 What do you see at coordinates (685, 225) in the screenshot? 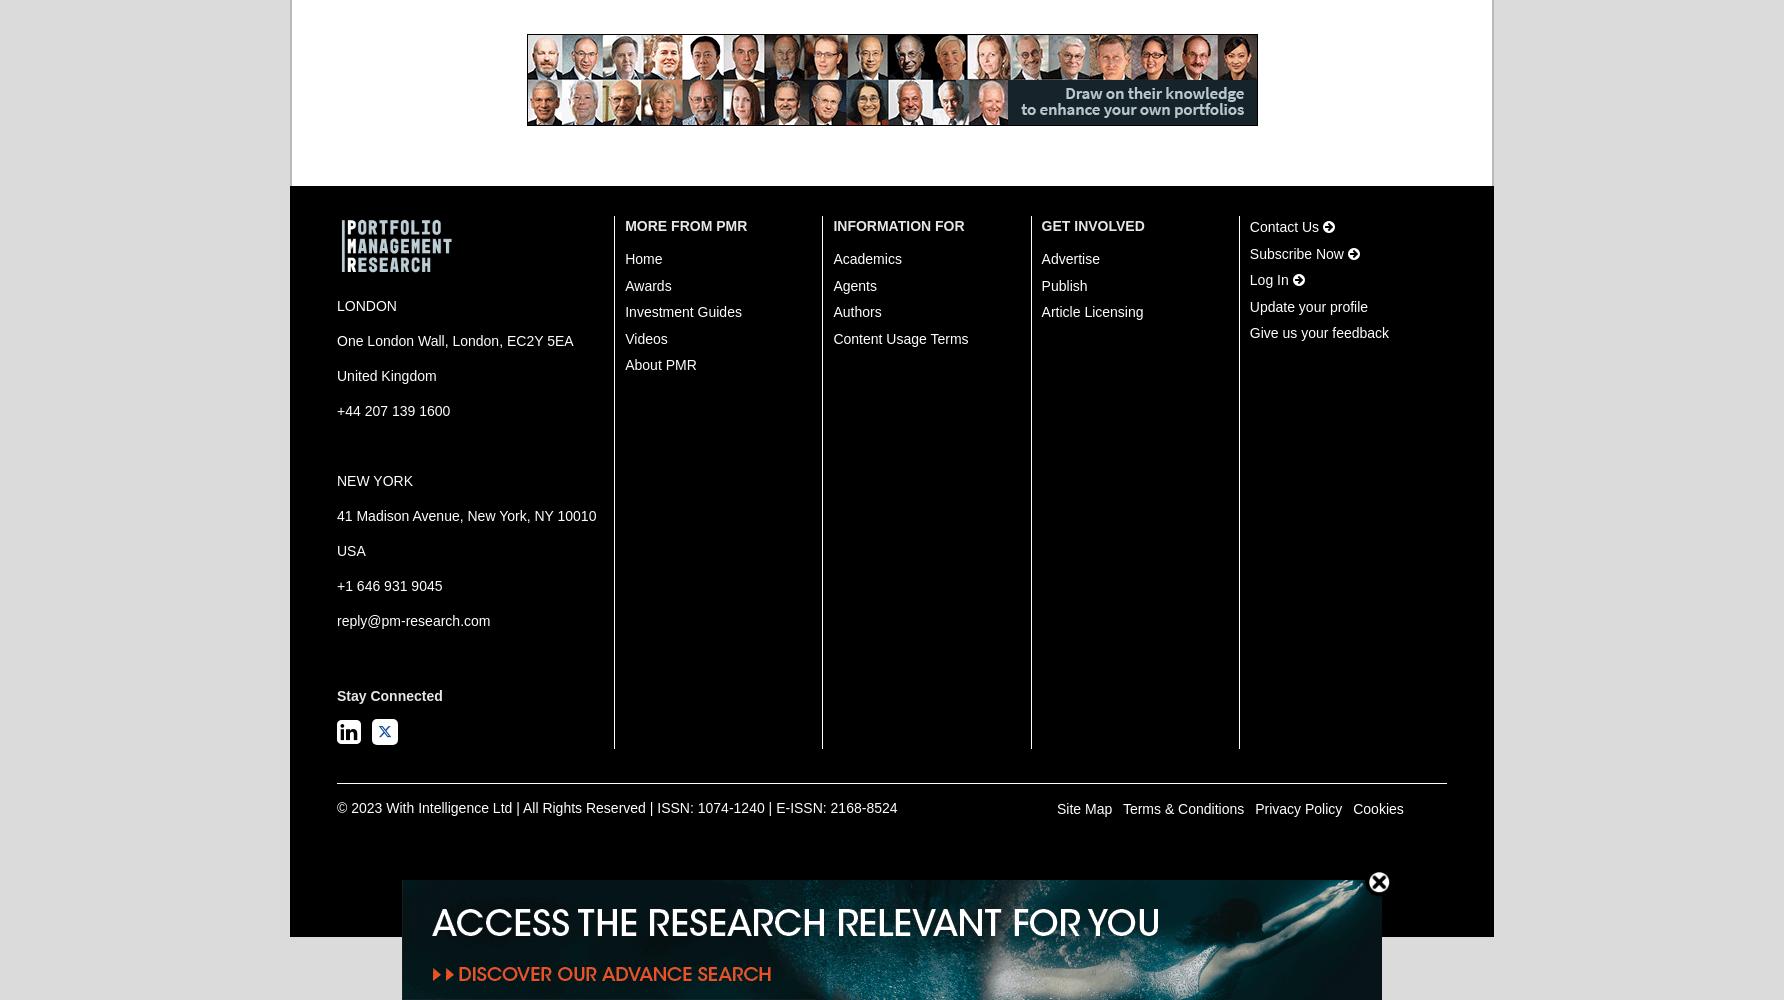
I see `'MORE FROM PMR'` at bounding box center [685, 225].